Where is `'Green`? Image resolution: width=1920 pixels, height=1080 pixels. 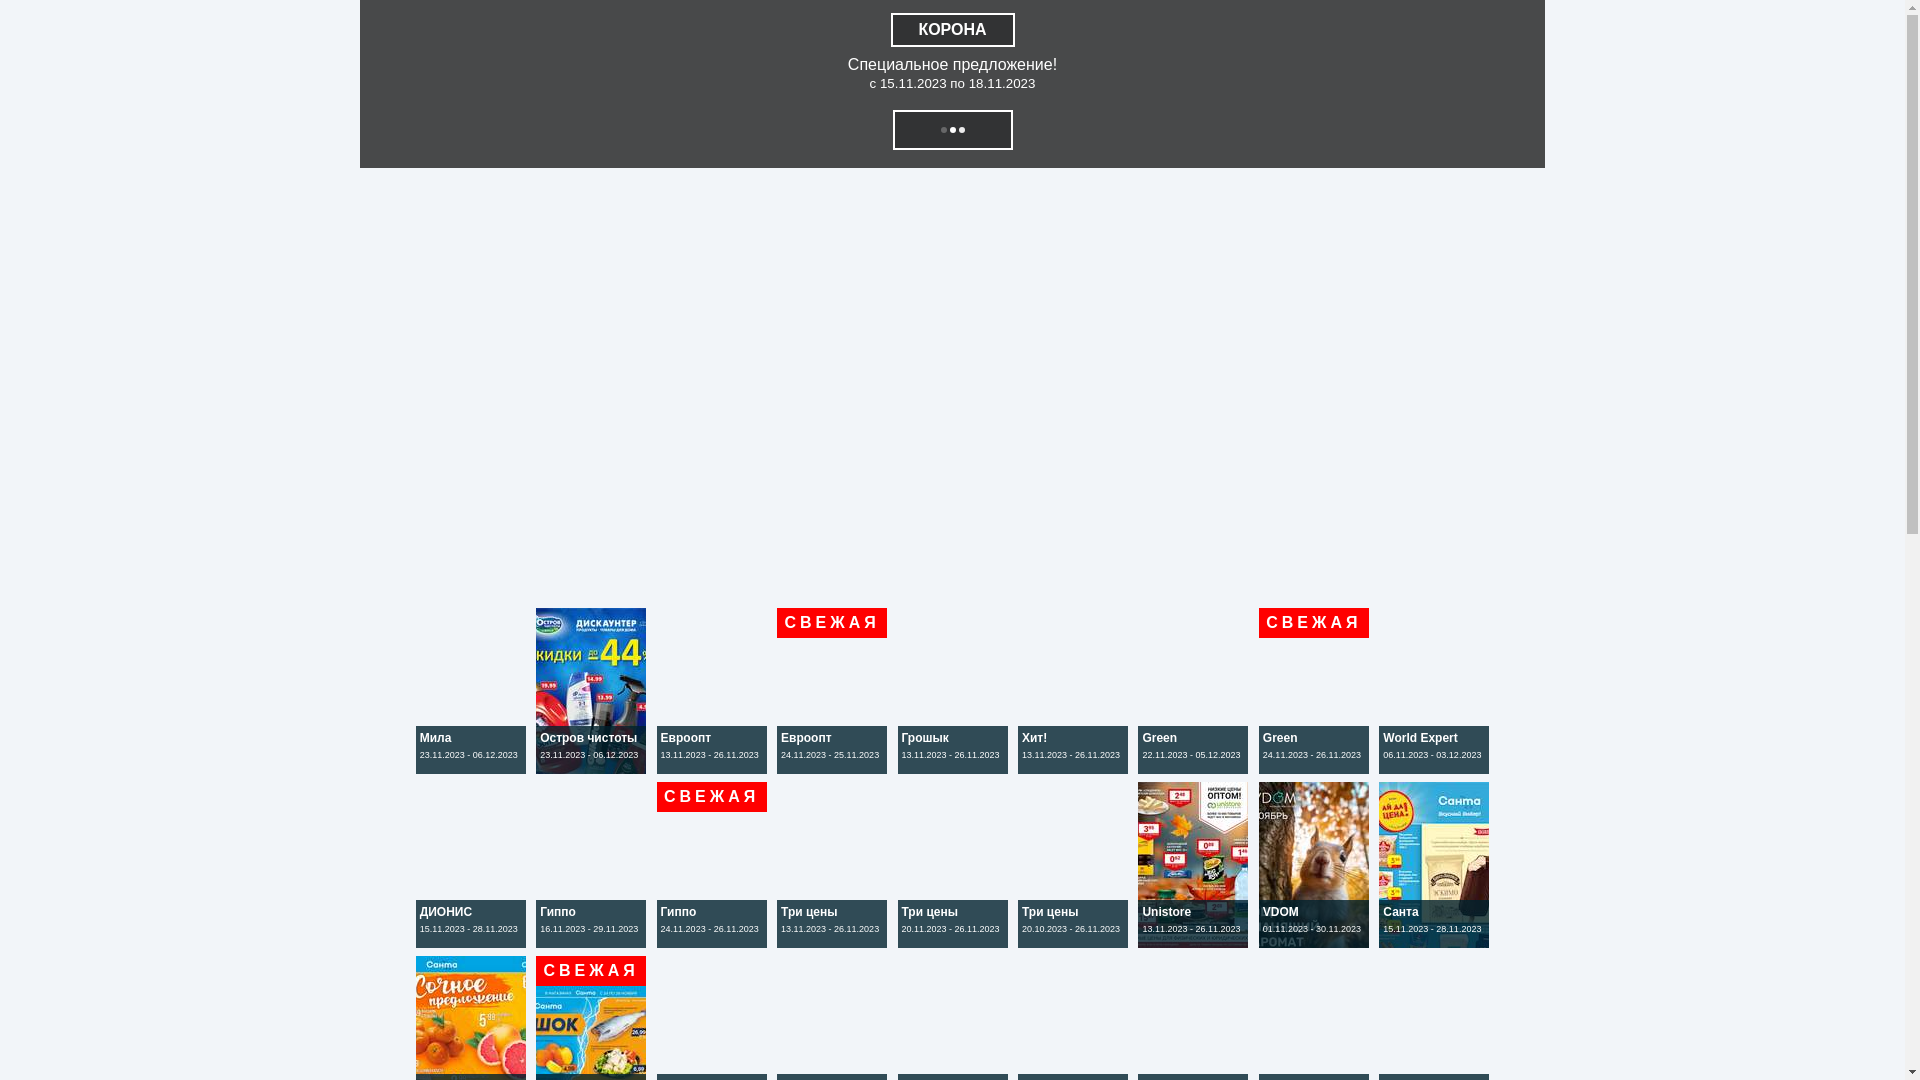
'Green is located at coordinates (1195, 767).